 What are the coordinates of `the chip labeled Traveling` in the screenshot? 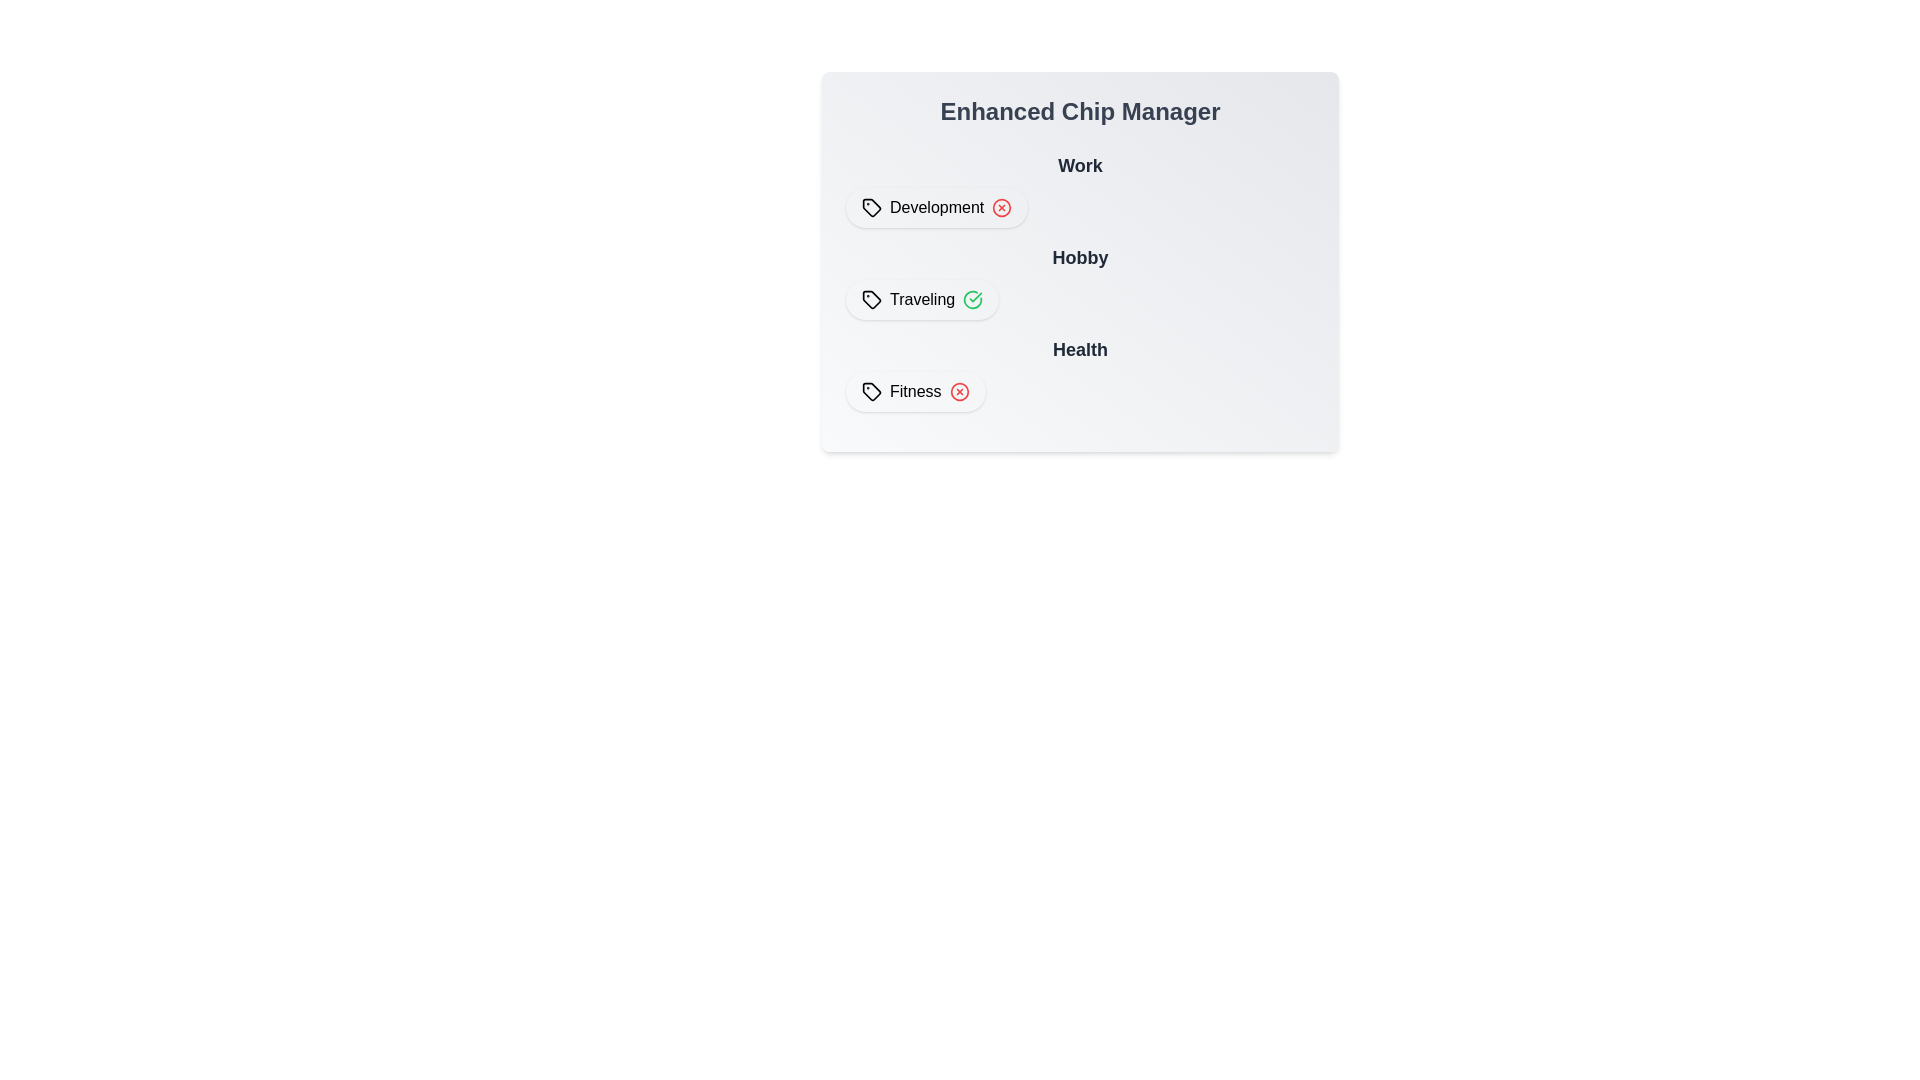 It's located at (921, 300).